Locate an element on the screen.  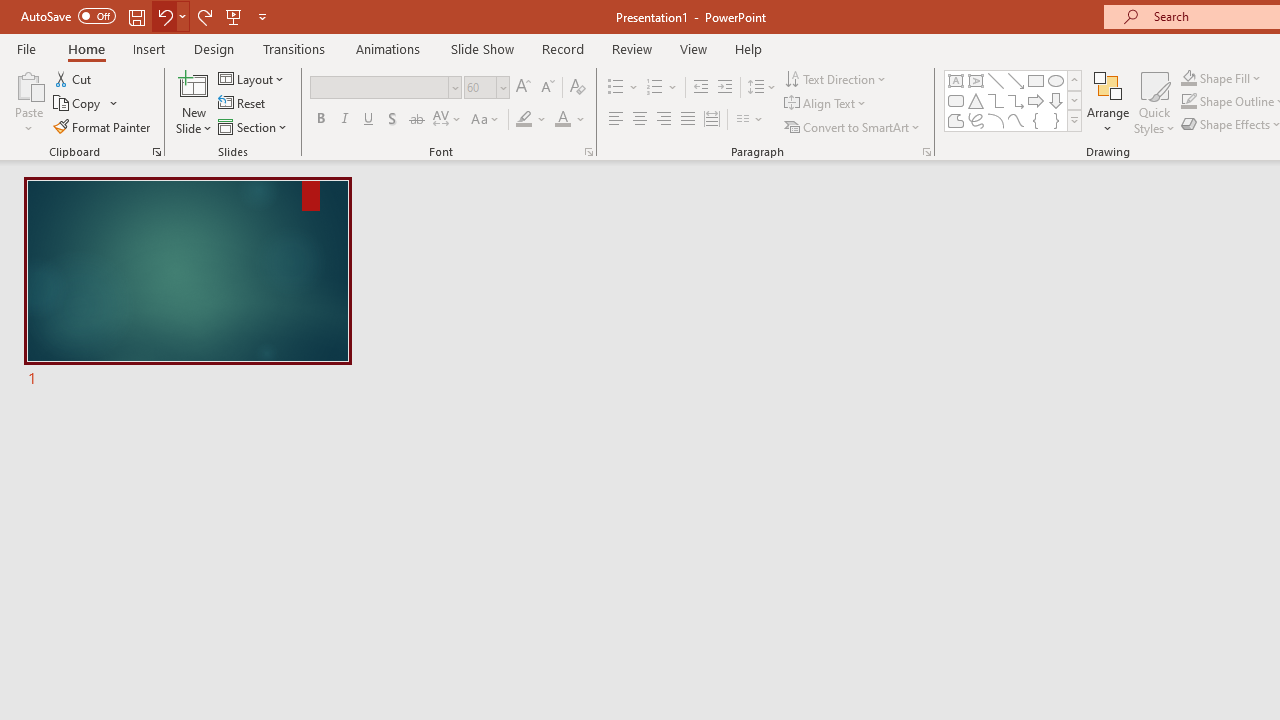
'Shape Fill Orange, Accent 2' is located at coordinates (1189, 77).